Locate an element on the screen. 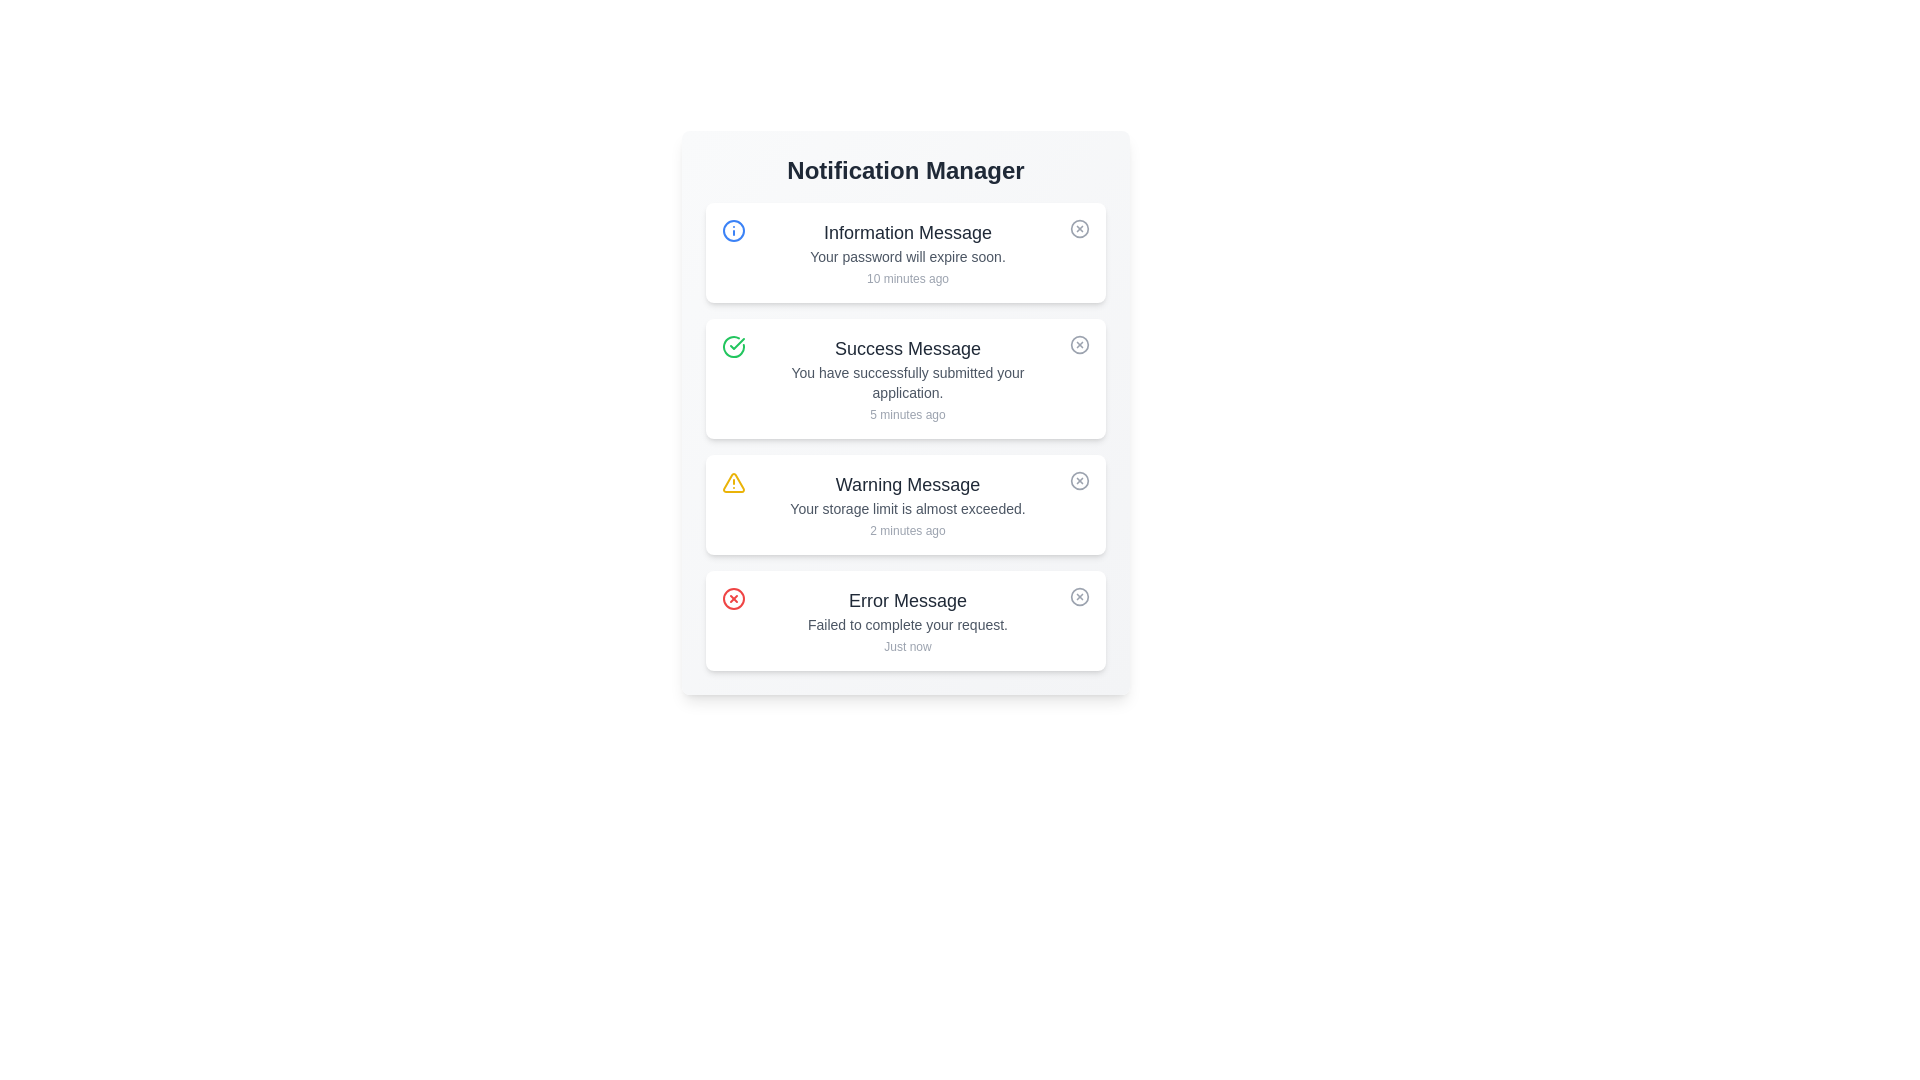 The width and height of the screenshot is (1920, 1080). the decorative circular element that is part of the 'x' icon located at the far right of the 'Error Message' notification card is located at coordinates (1079, 596).